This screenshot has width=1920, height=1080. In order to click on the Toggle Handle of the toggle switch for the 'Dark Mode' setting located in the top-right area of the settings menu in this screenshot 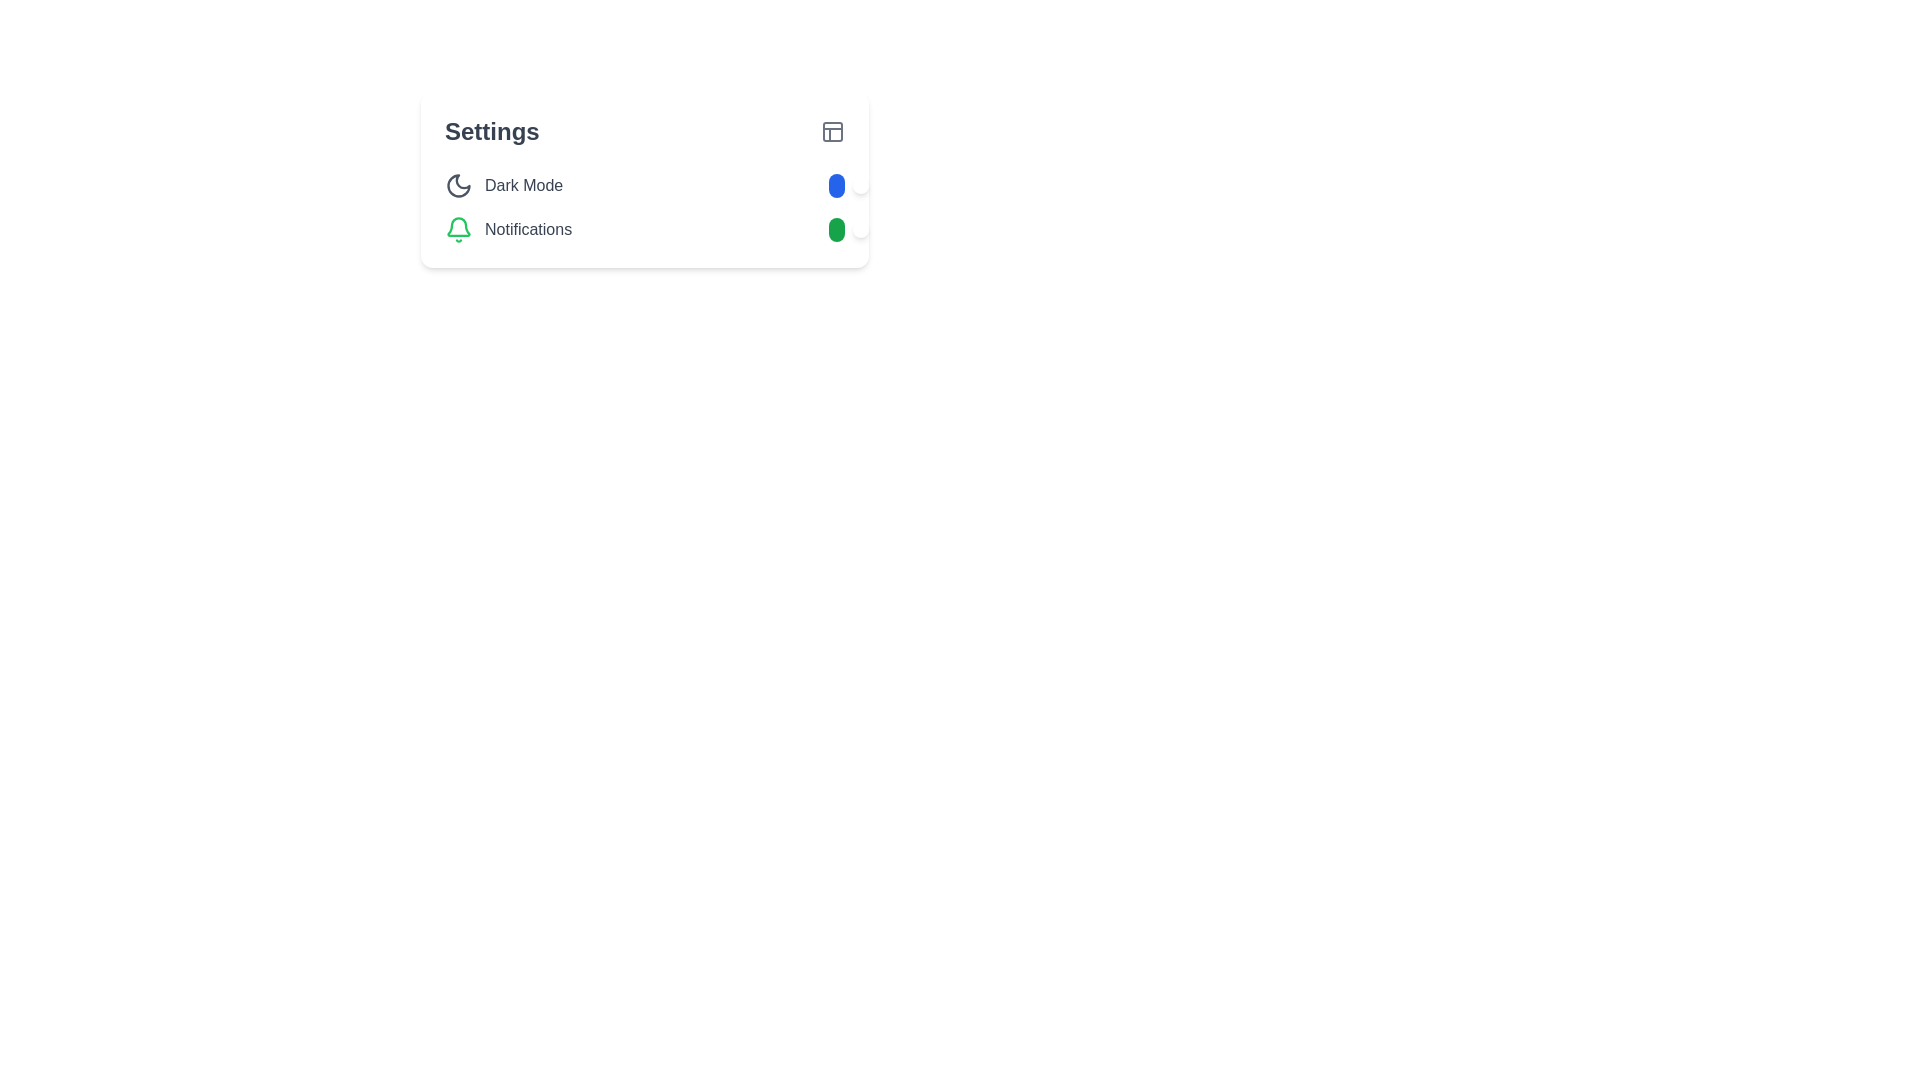, I will do `click(860, 185)`.